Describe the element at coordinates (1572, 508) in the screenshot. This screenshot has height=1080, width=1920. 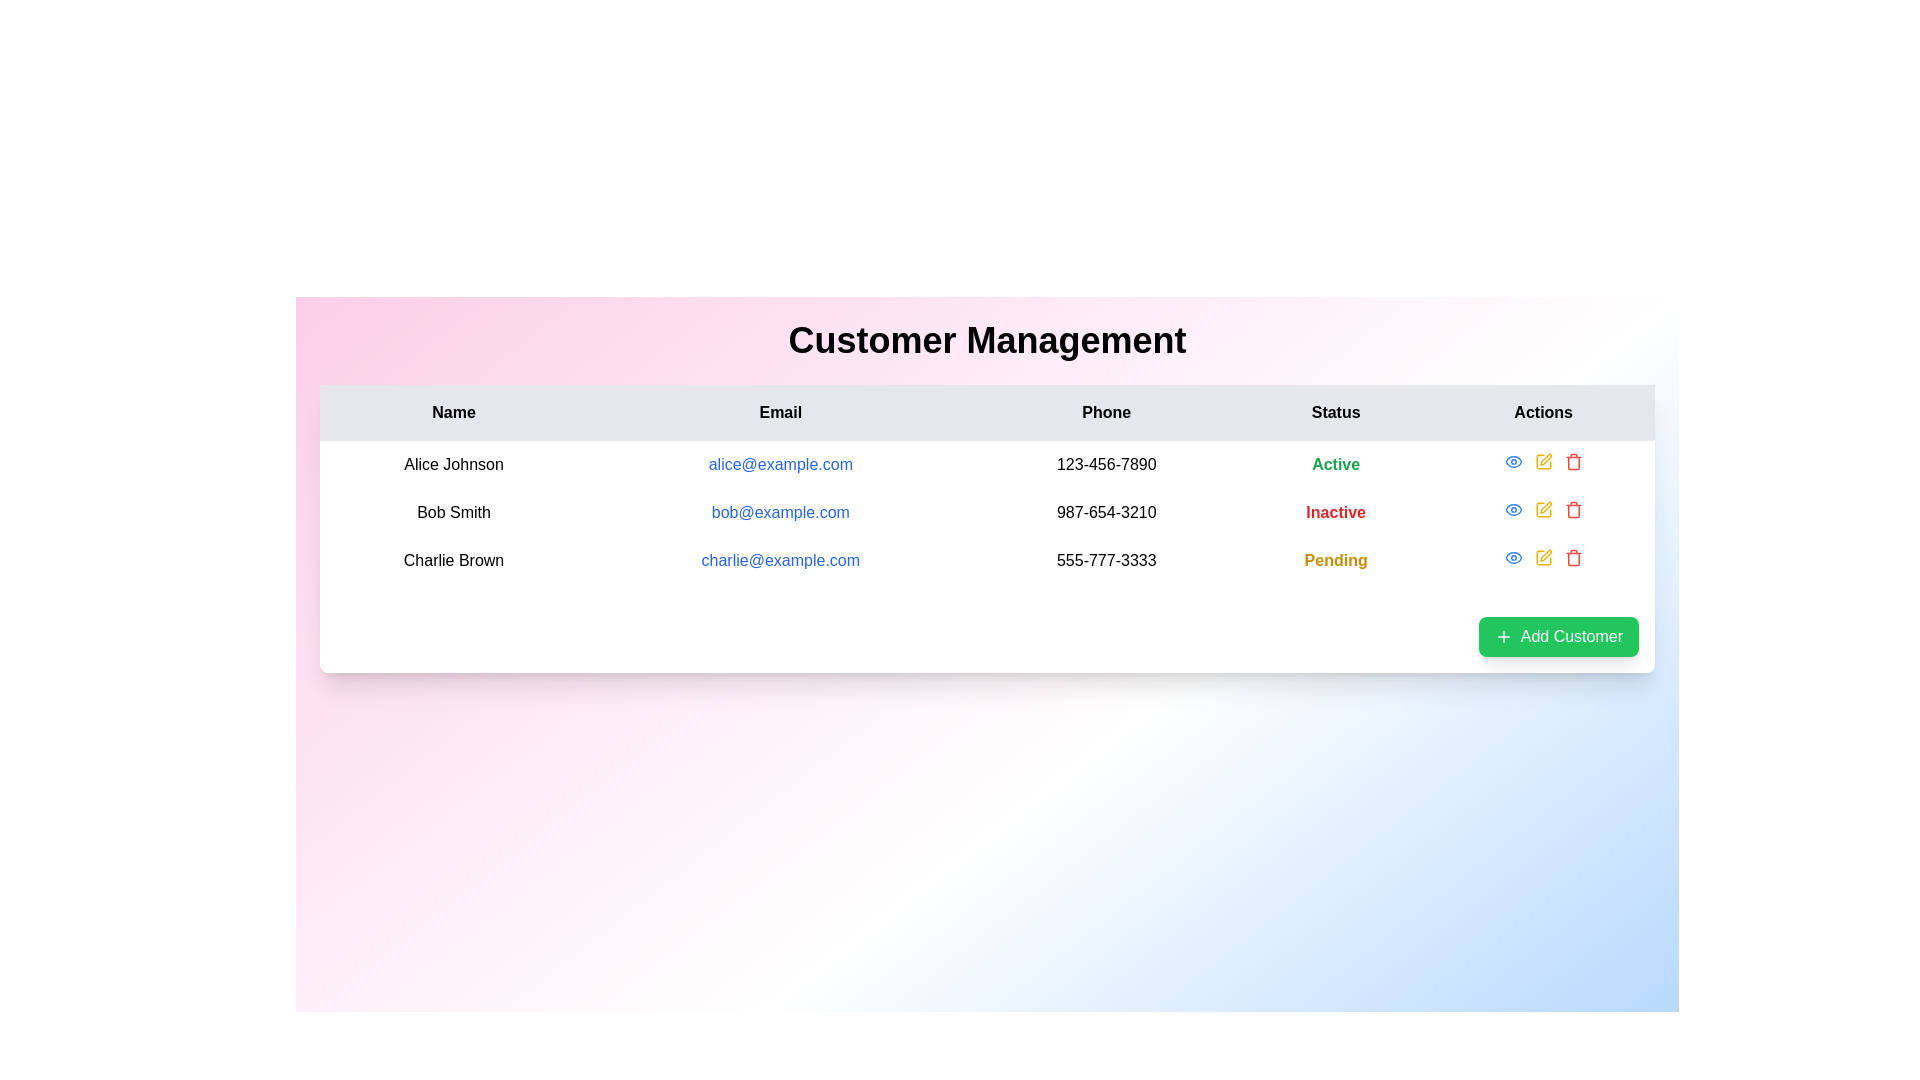
I see `the delete icon in the 'Actions' column for the record of 'Bob Smith'` at that location.